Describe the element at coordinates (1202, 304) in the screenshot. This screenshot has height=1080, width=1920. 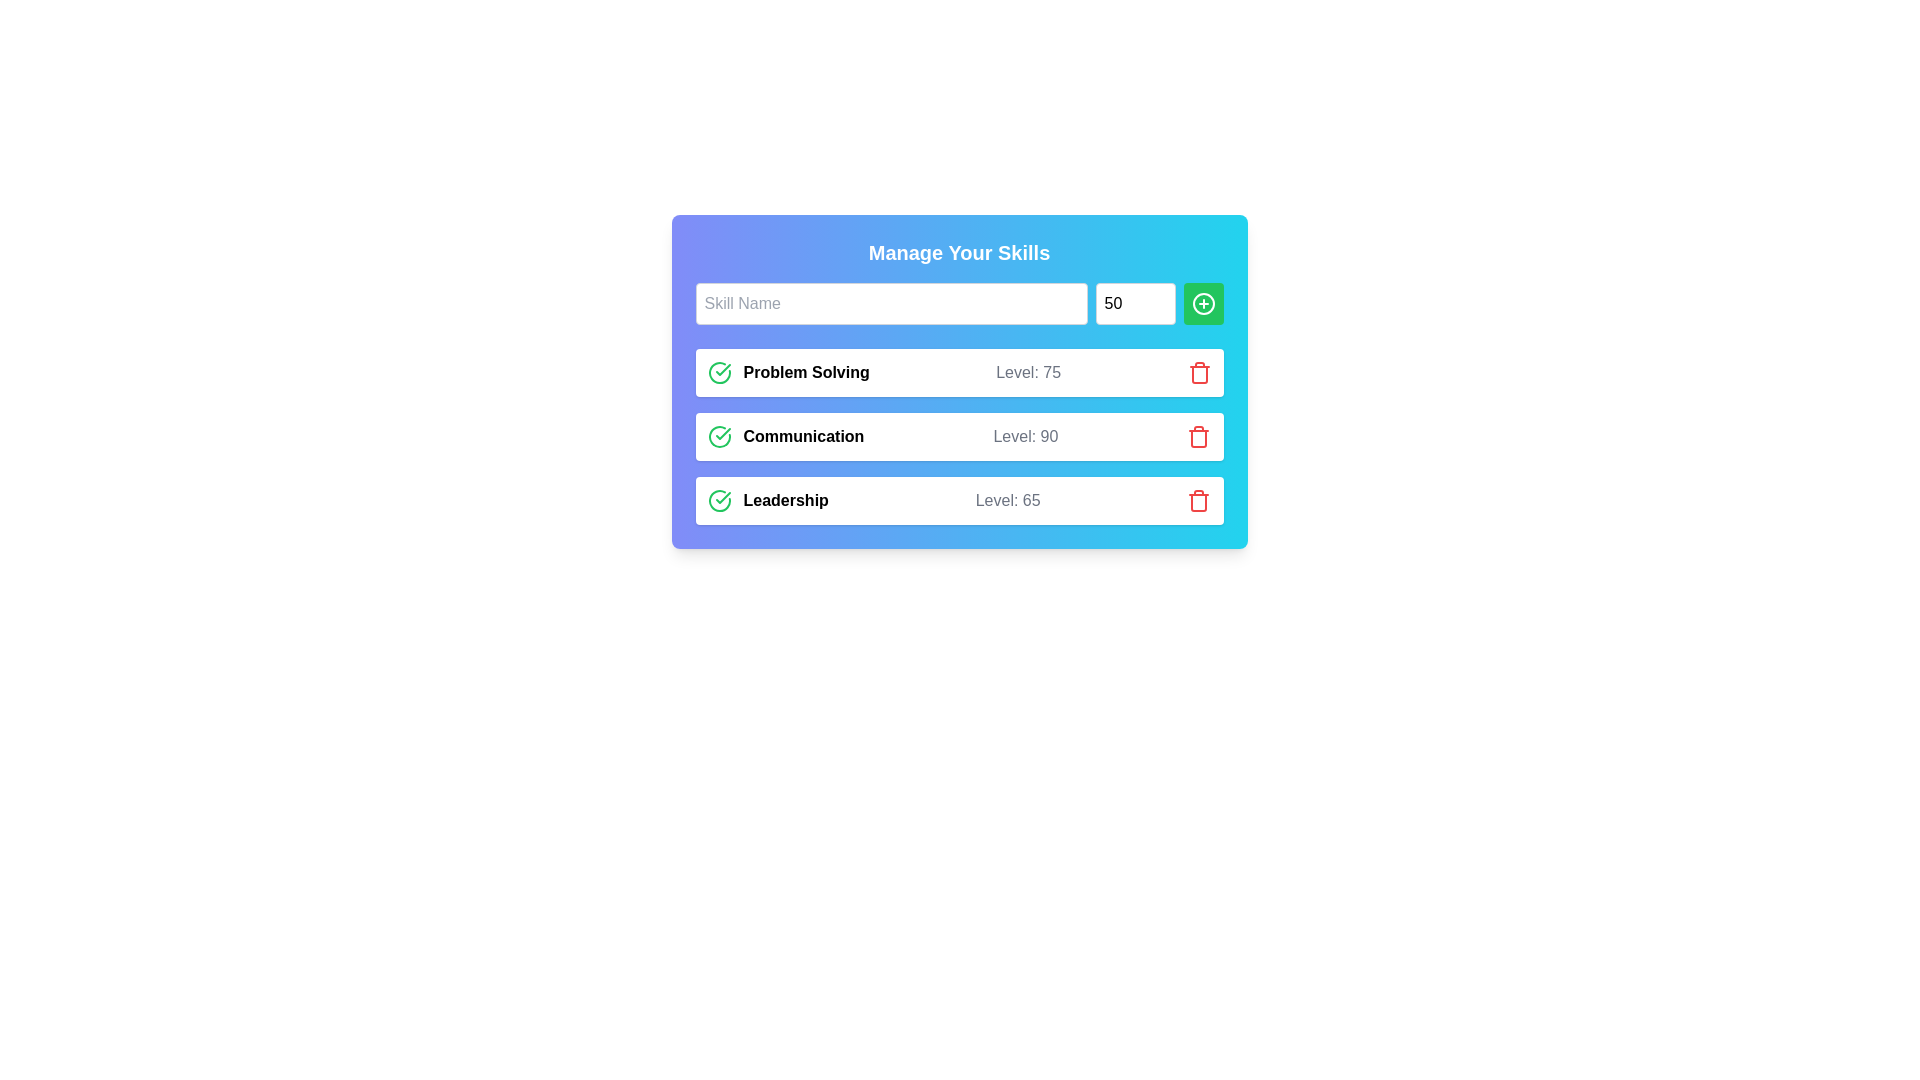
I see `the icon located to the right of the 'Skill Name' input field` at that location.